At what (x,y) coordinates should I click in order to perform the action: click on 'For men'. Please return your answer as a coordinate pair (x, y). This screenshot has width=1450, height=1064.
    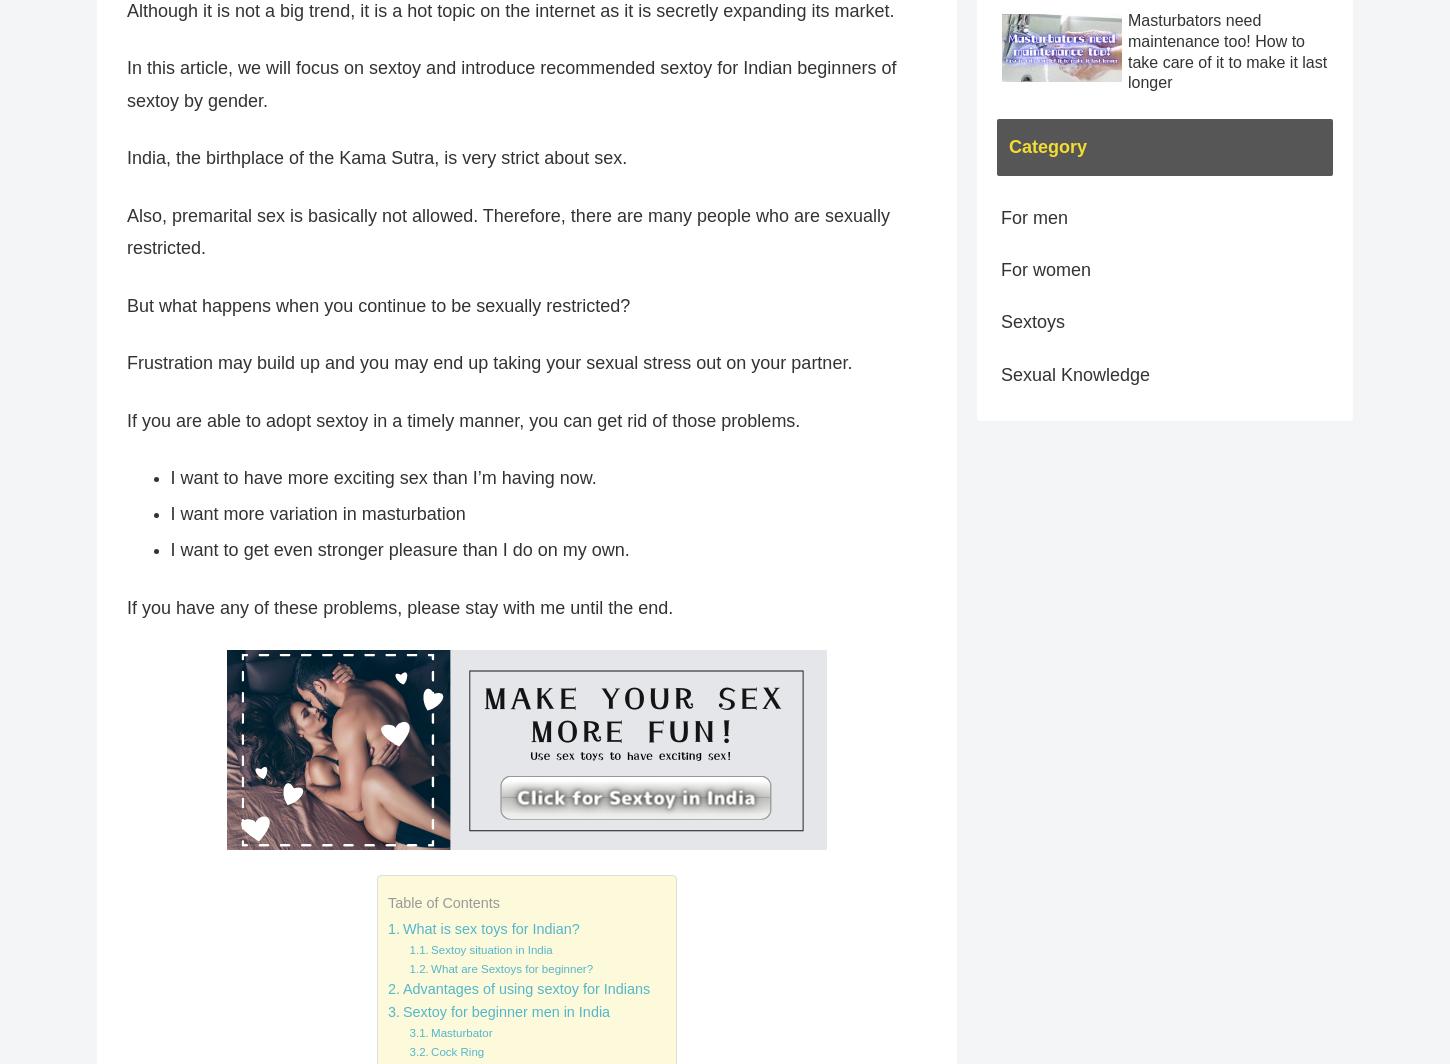
    Looking at the image, I should click on (1034, 216).